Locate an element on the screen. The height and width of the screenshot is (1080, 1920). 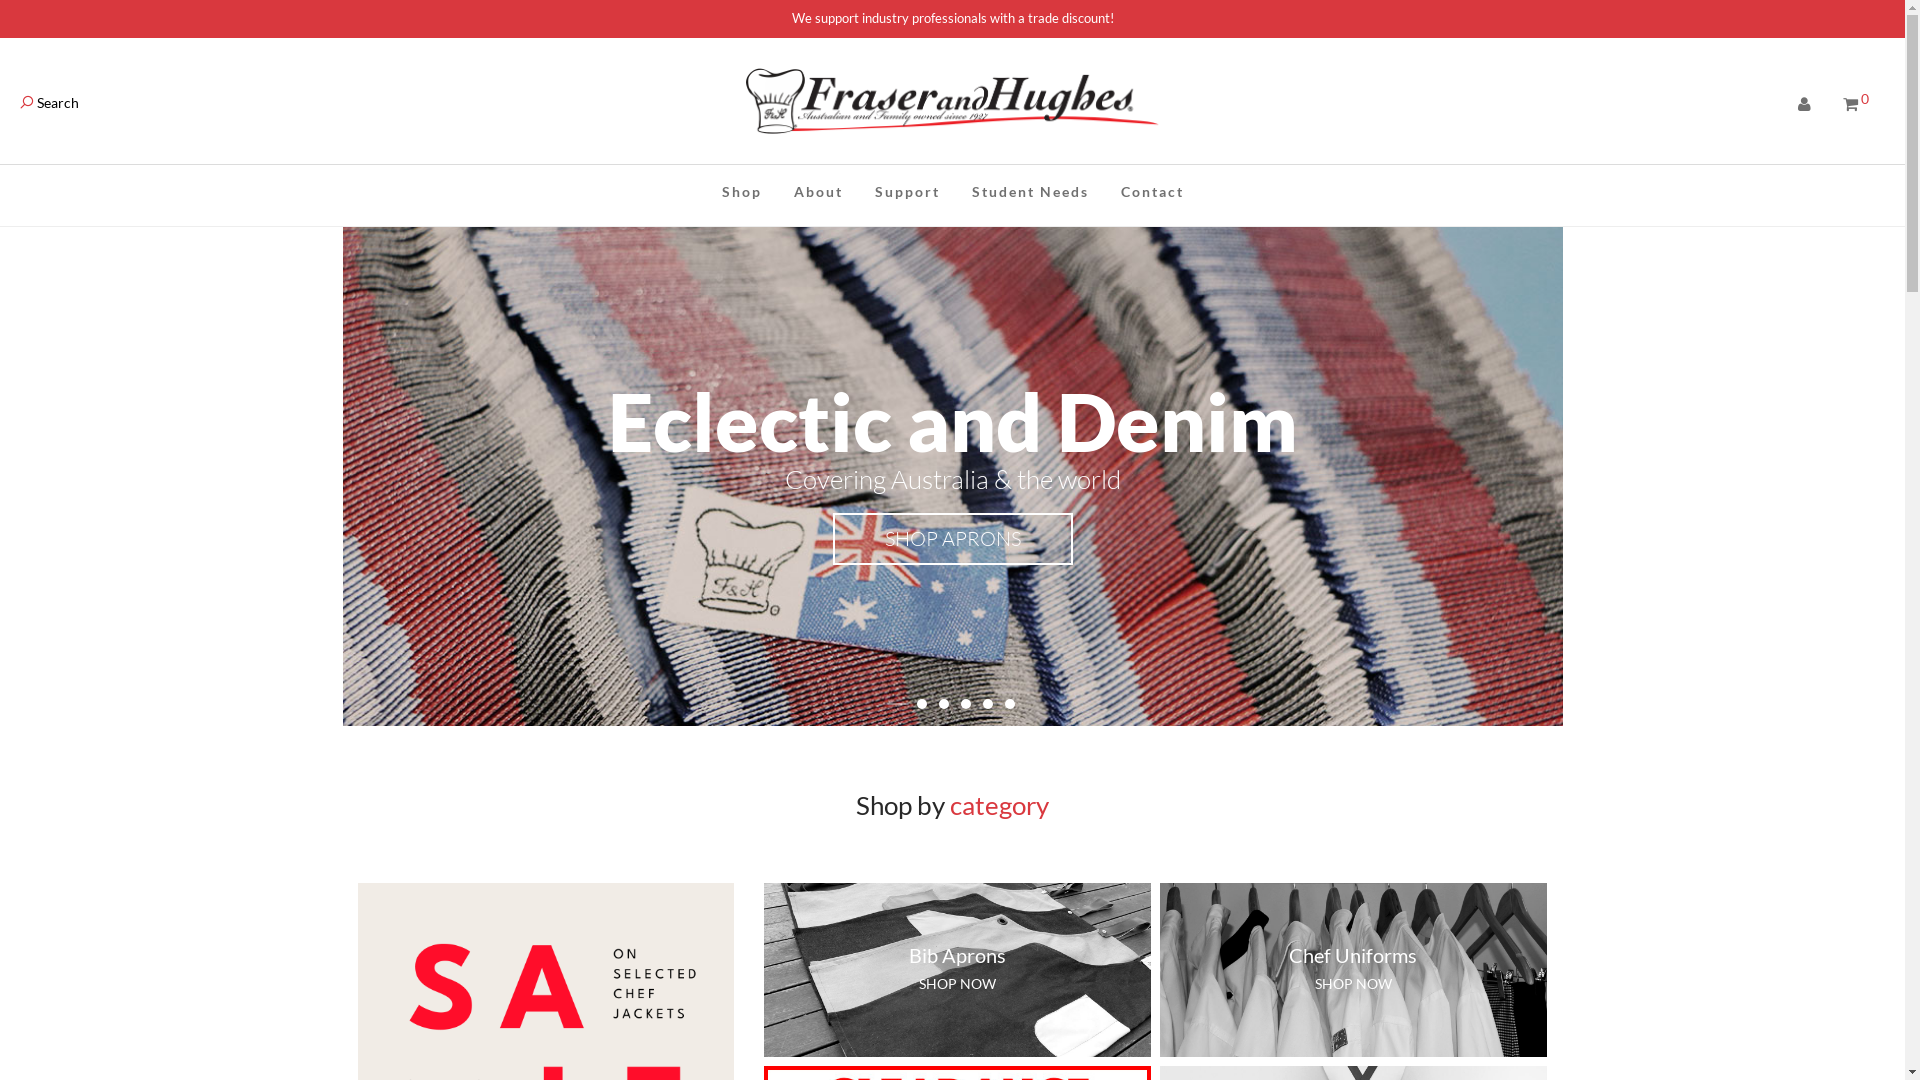
'Support' is located at coordinates (905, 191).